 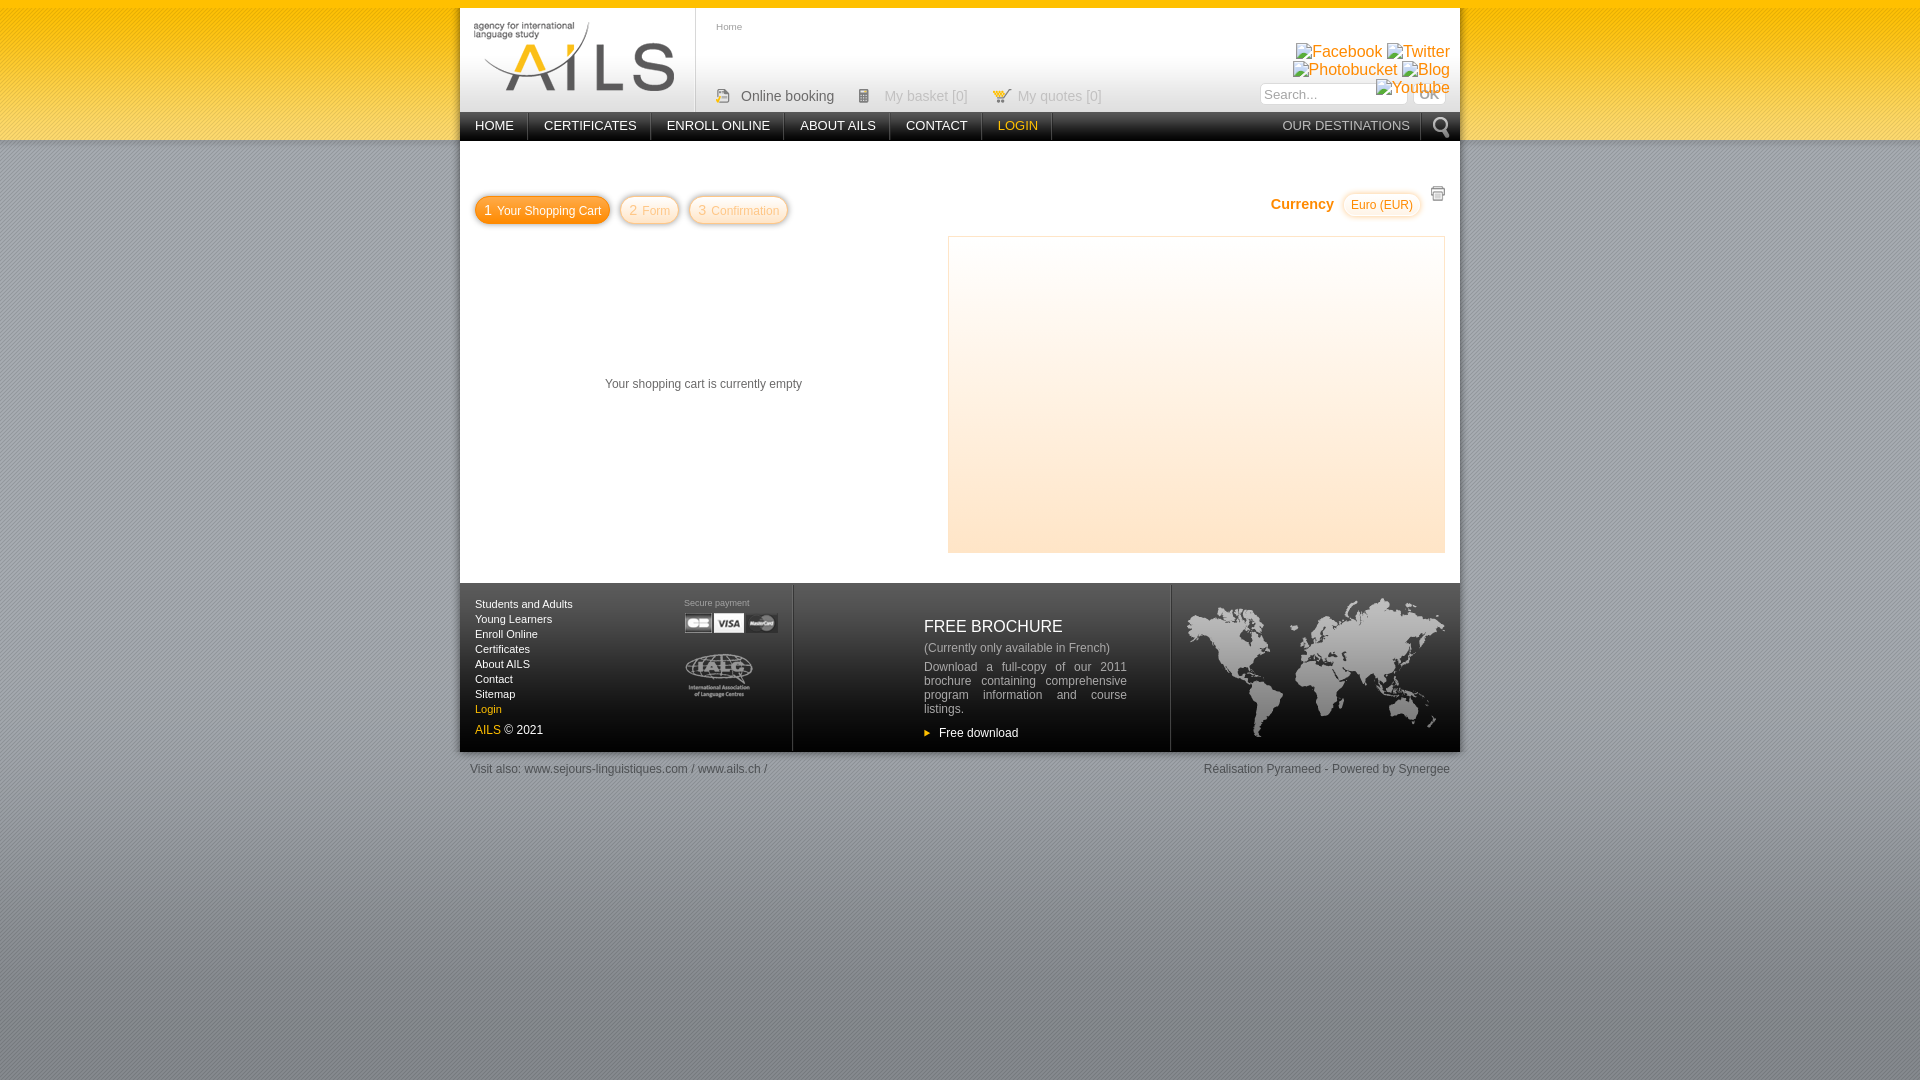 I want to click on 'My quotes [0]', so click(x=1059, y=96).